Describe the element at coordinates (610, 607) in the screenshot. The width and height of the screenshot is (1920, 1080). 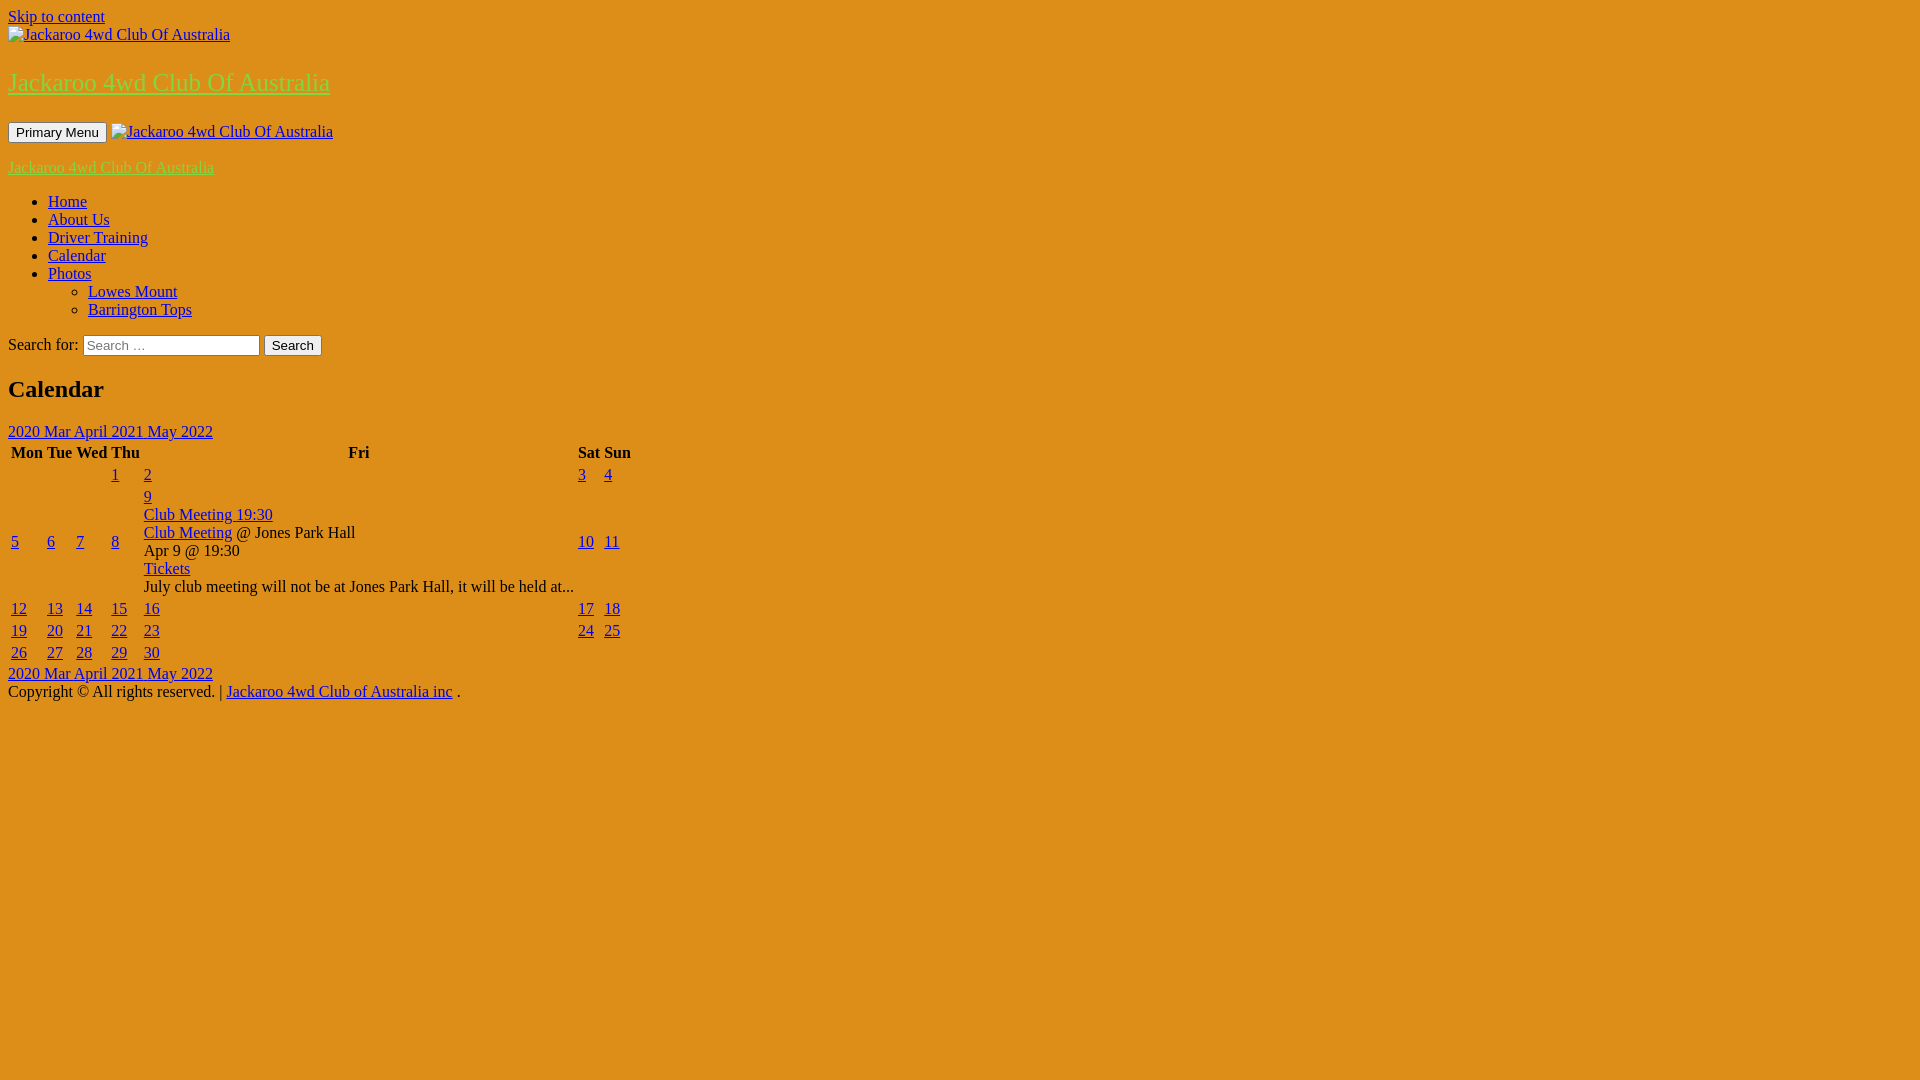
I see `'18'` at that location.